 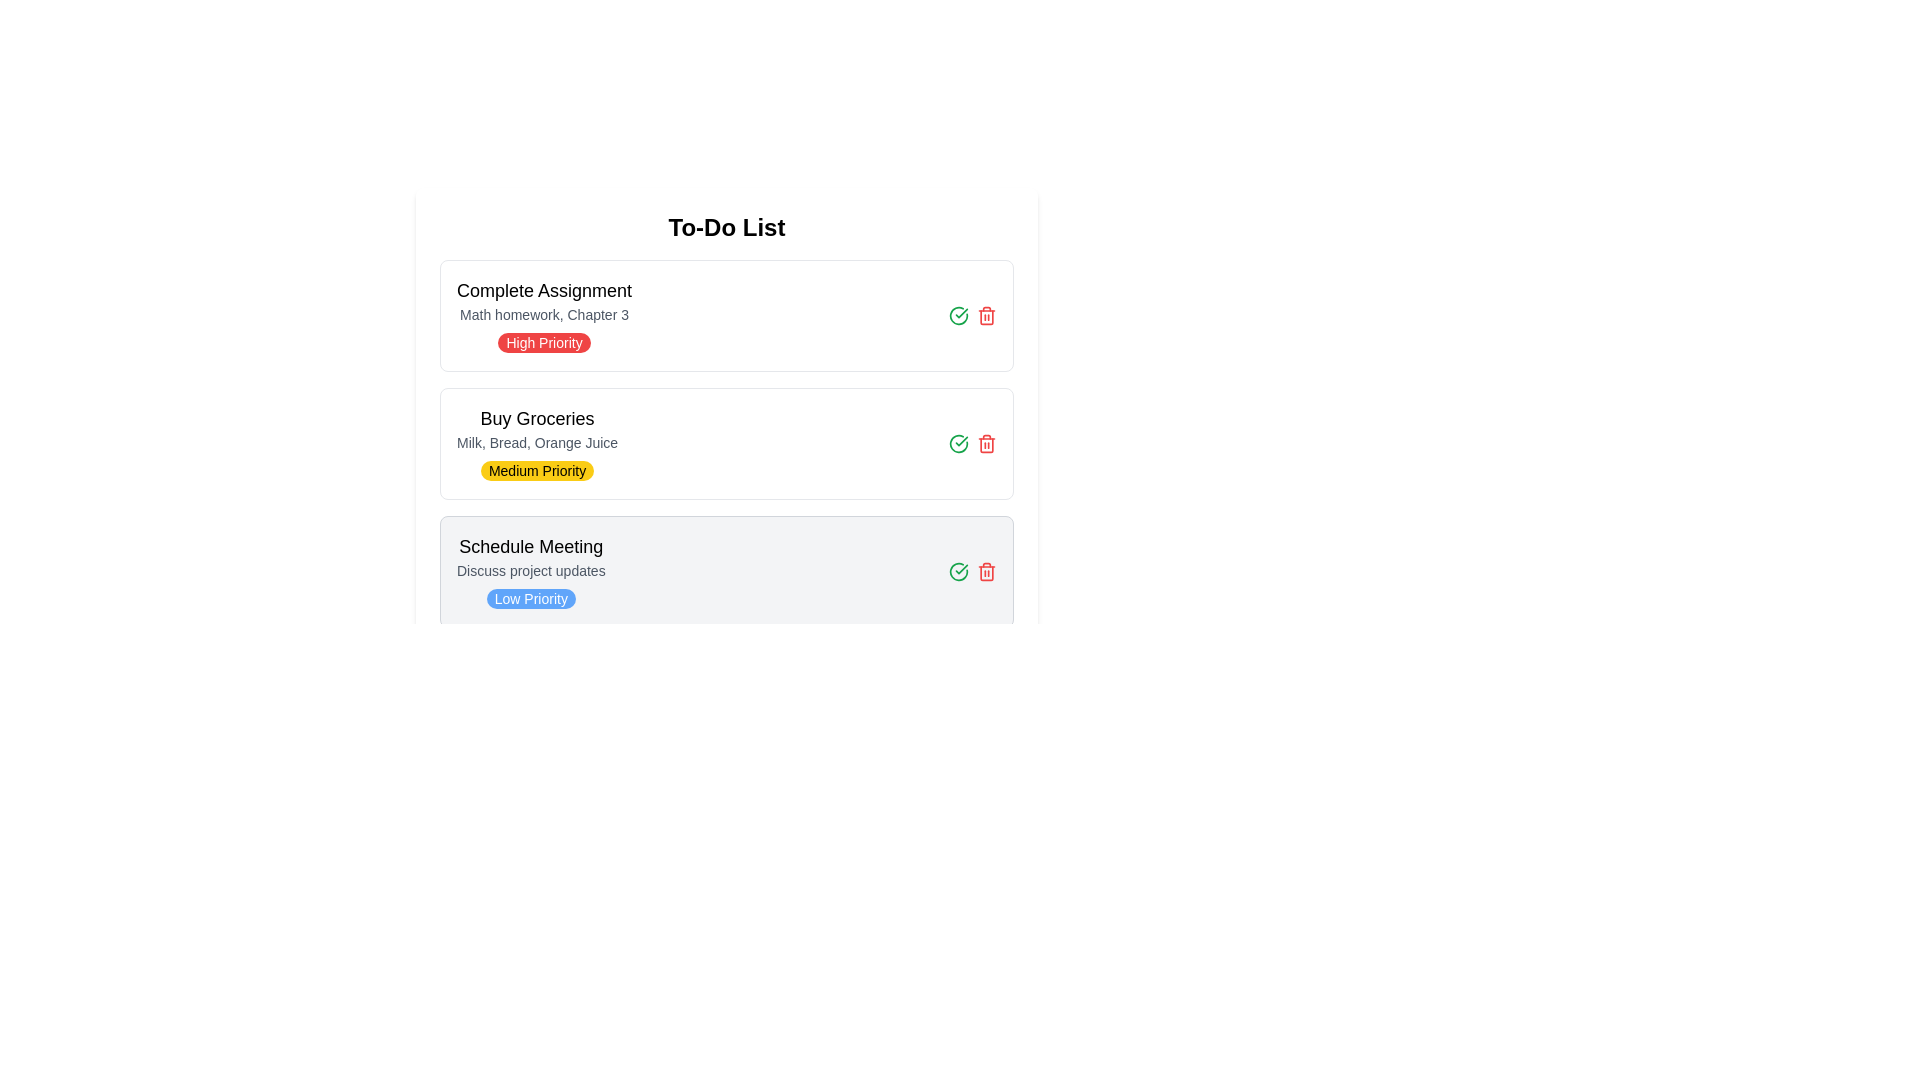 I want to click on the priority level of the task entry located in the third row of the to-do list, which is centered horizontally and aligned beneath the 'Buy Groceries' entry, so click(x=531, y=571).